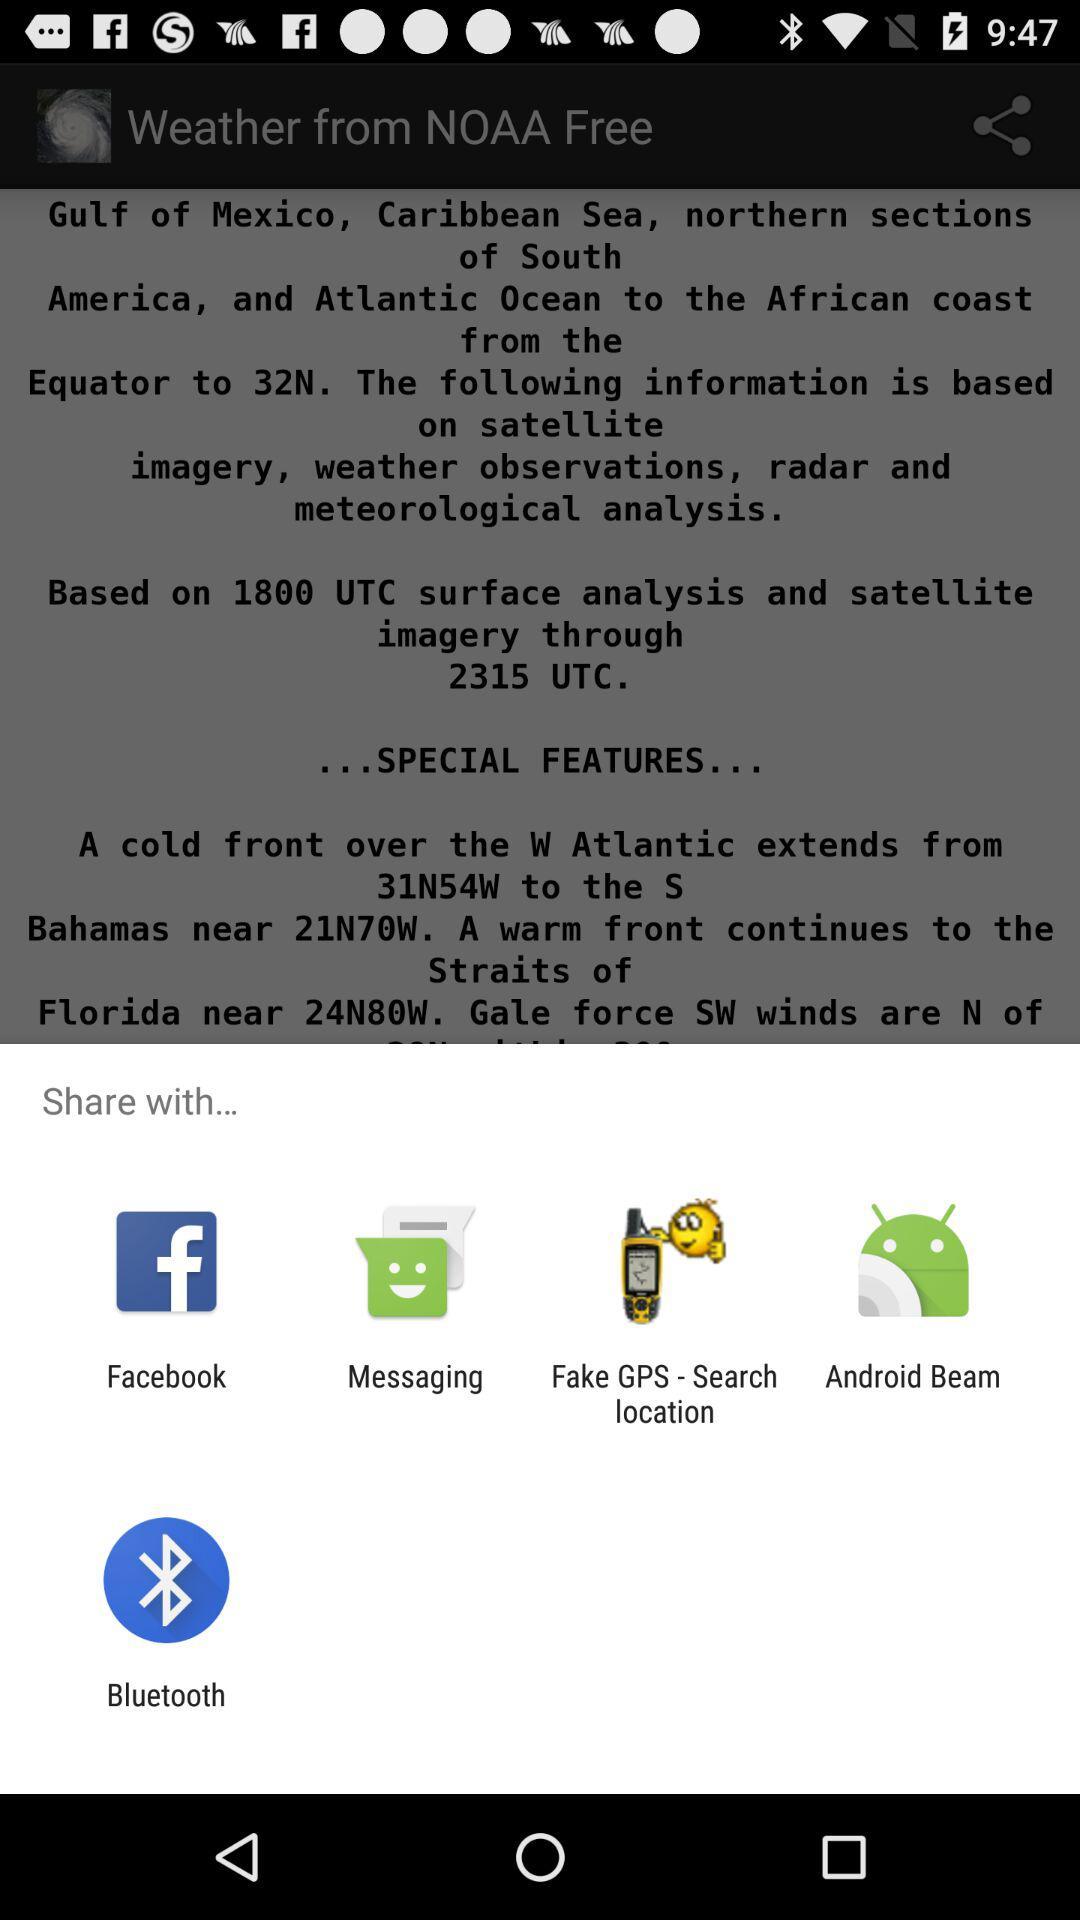 Image resolution: width=1080 pixels, height=1920 pixels. What do you see at coordinates (165, 1711) in the screenshot?
I see `the bluetooth app` at bounding box center [165, 1711].